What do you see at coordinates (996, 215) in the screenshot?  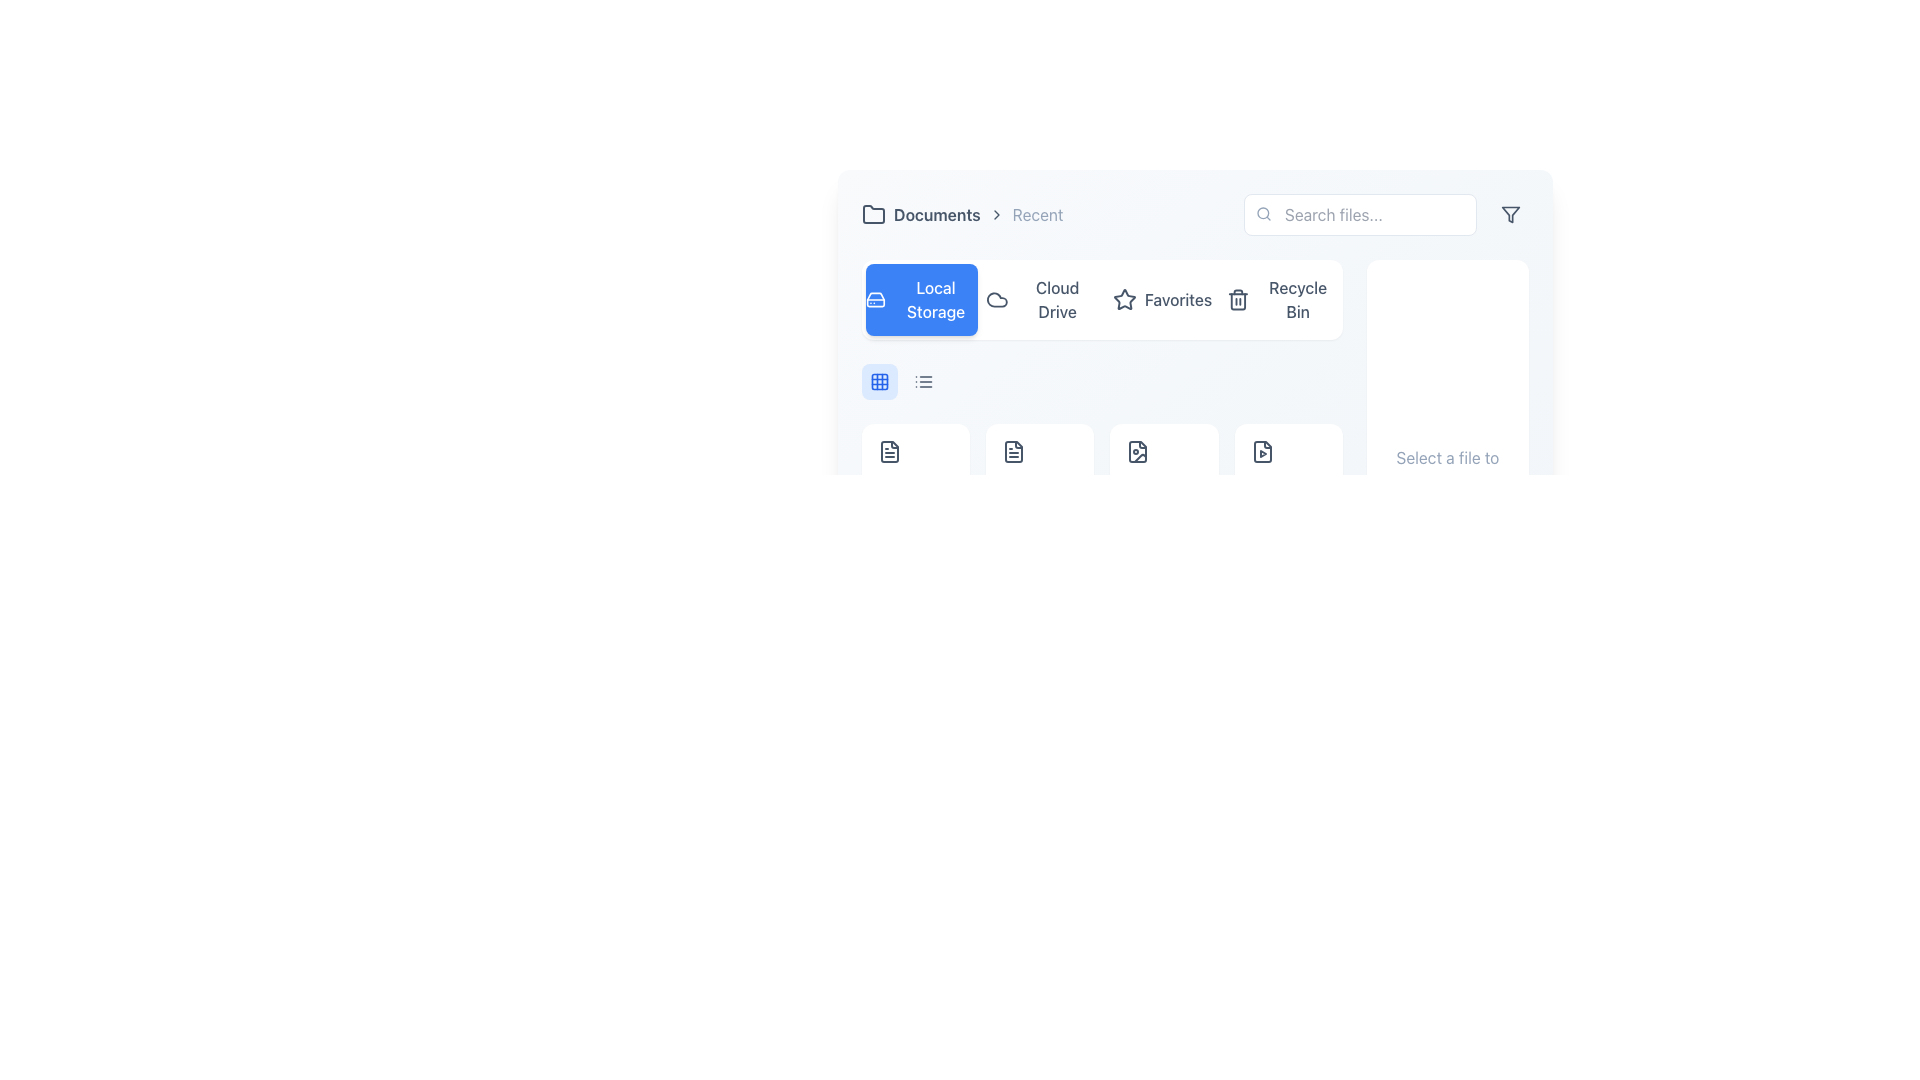 I see `the arrow icon pointing to the right located between the 'Documents' and 'Recent' labels in the top navigation bar` at bounding box center [996, 215].